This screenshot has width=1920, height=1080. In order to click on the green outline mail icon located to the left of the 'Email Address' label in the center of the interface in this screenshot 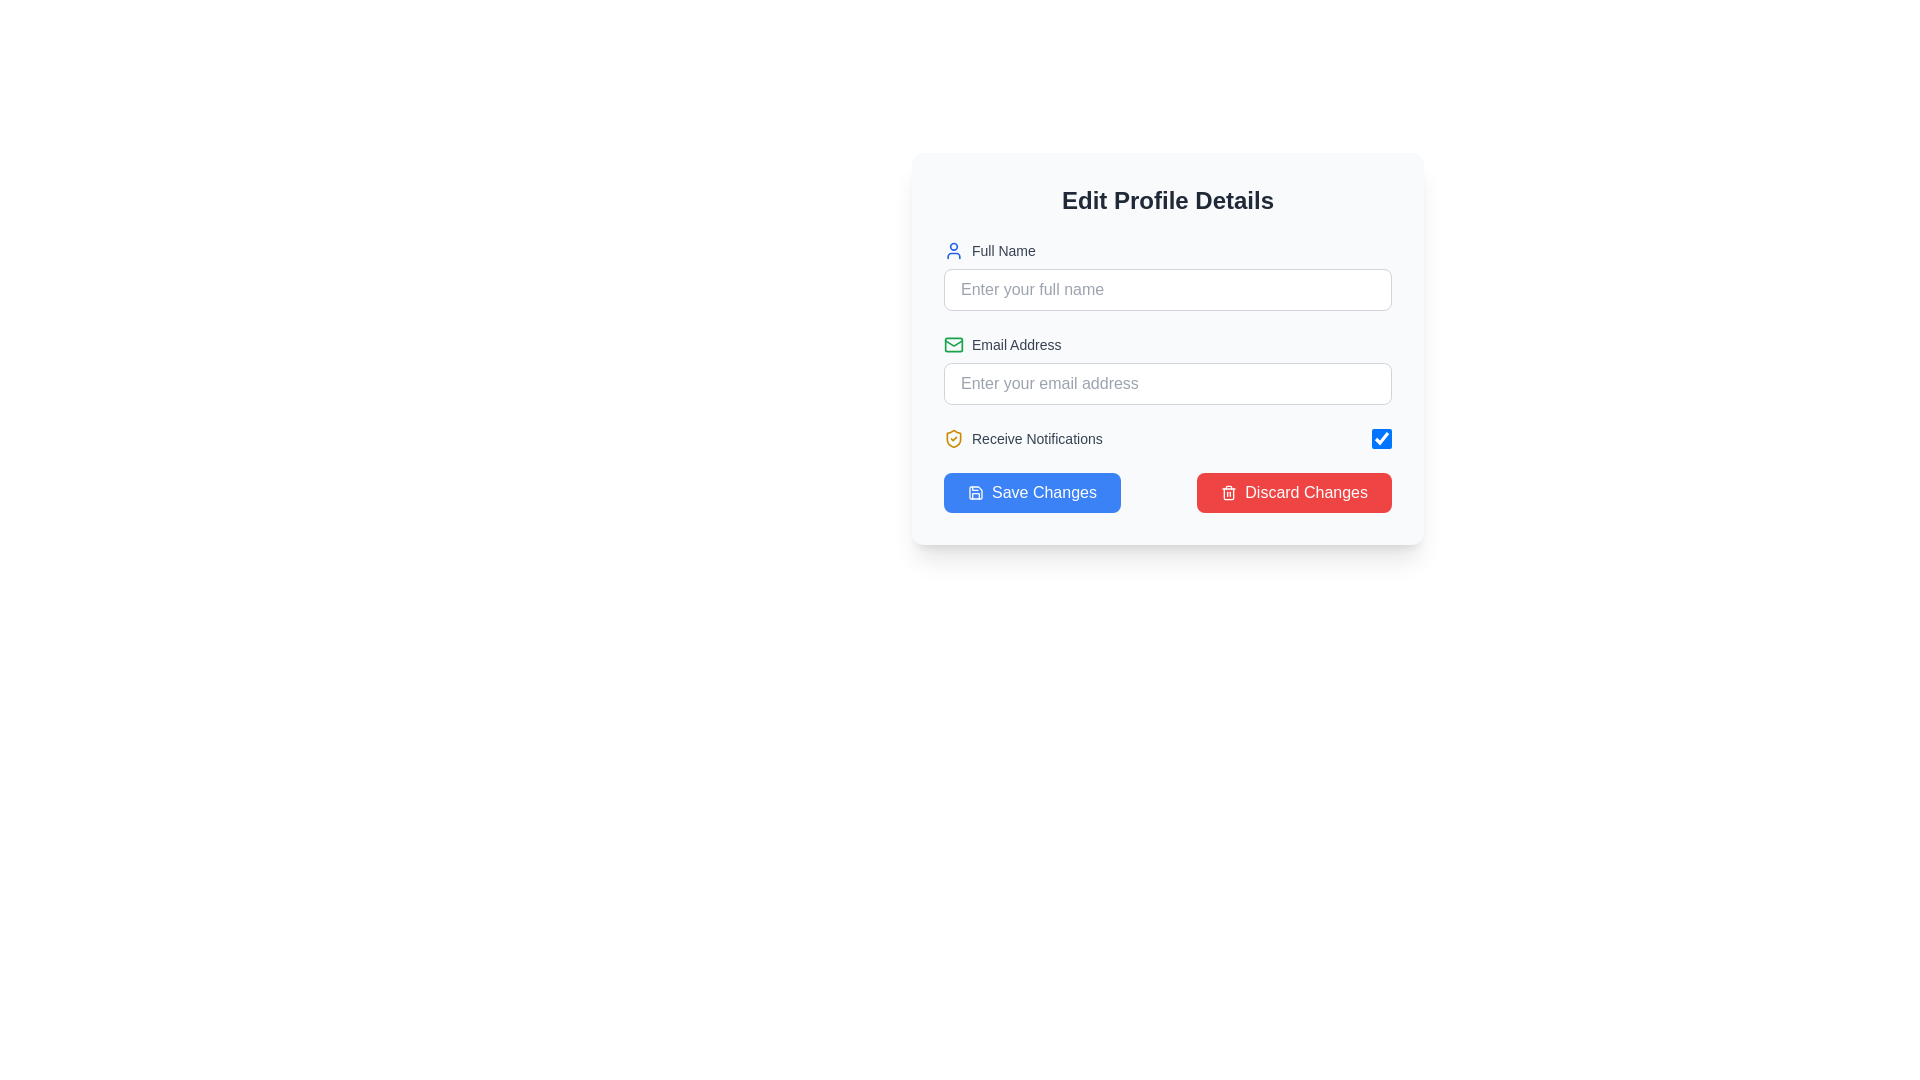, I will do `click(953, 343)`.